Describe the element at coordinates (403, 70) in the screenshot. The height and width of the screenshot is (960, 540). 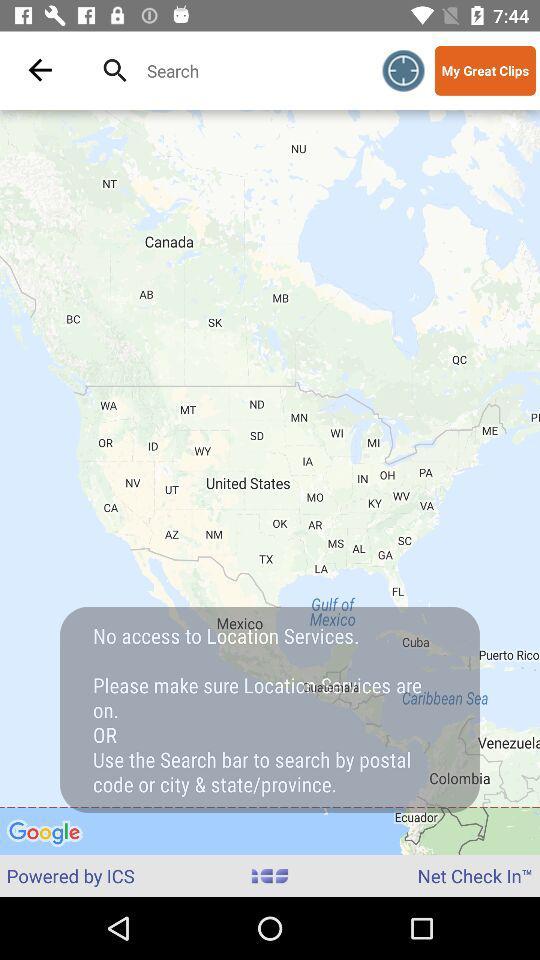
I see `item to the left of the my great clips item` at that location.